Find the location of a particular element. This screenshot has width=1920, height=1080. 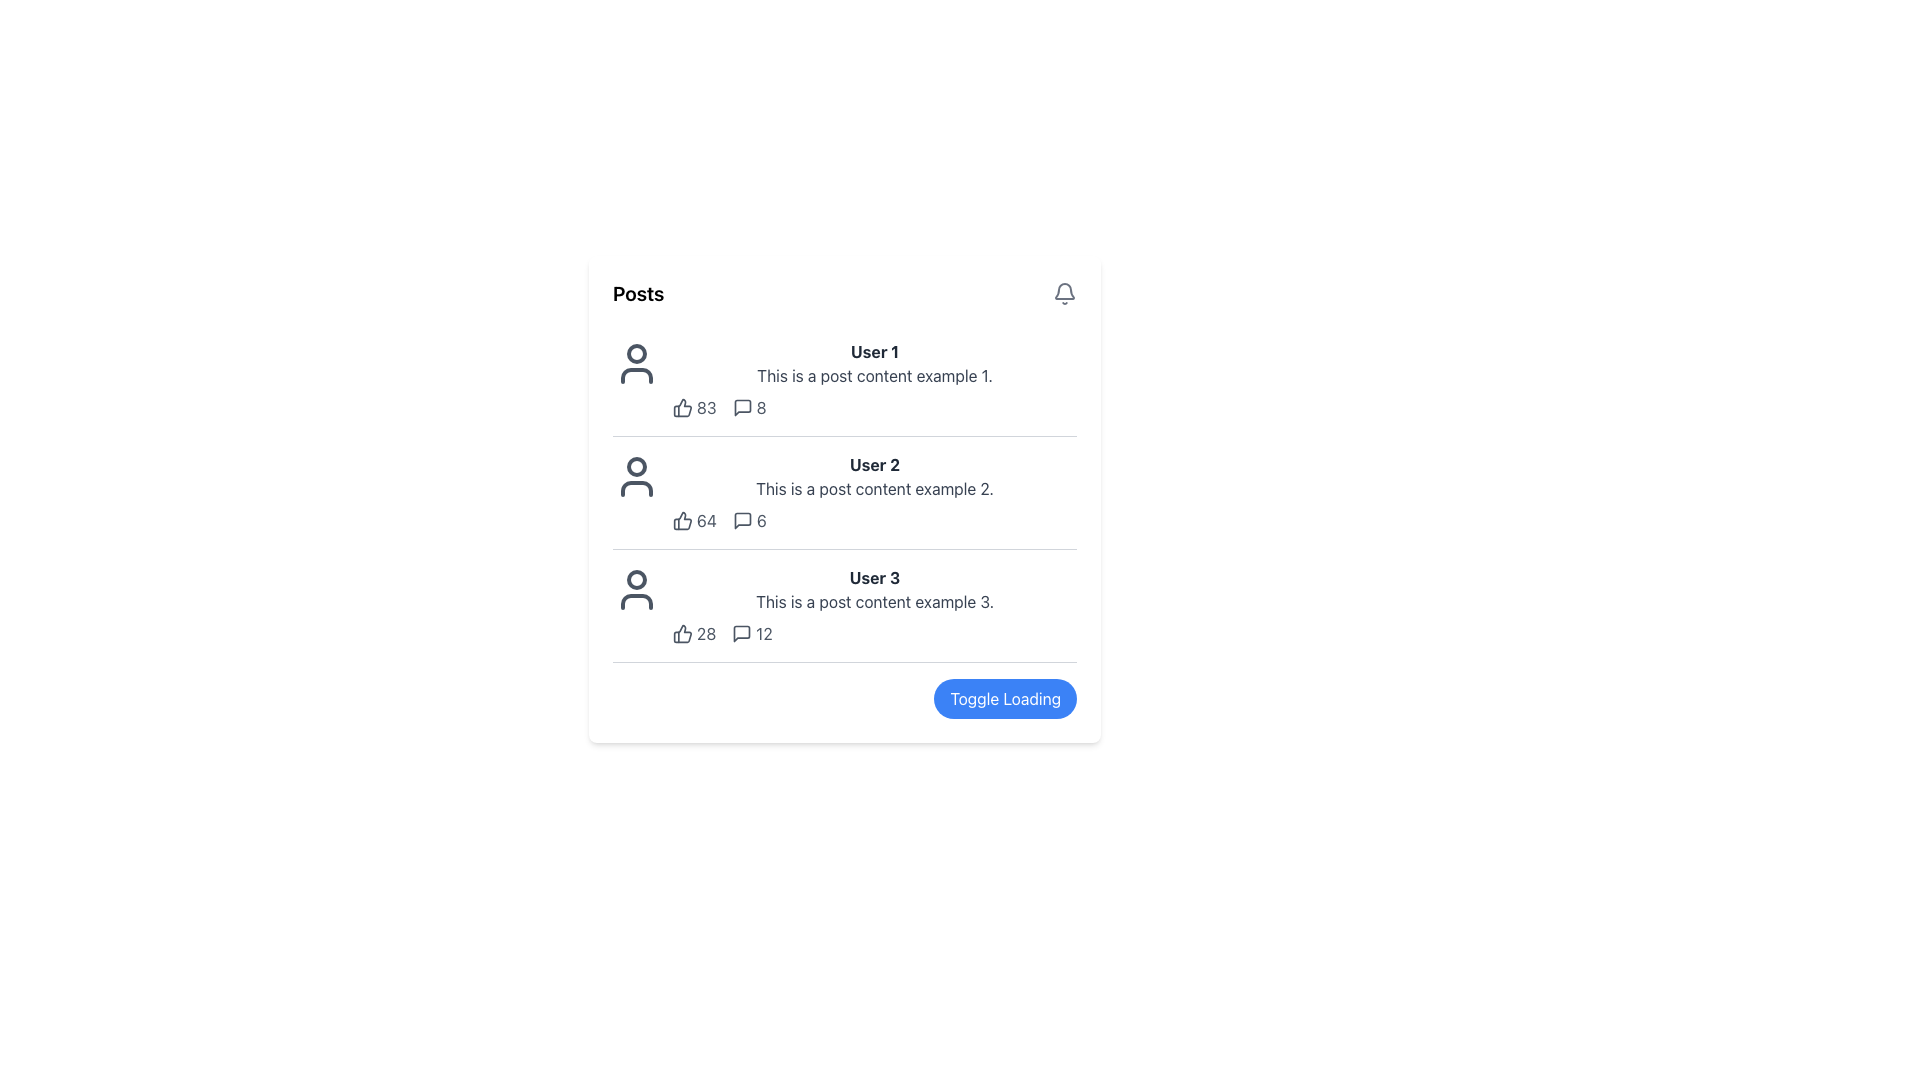

the text label displaying the post from 'User 3', located in the third post of the timeline is located at coordinates (874, 600).